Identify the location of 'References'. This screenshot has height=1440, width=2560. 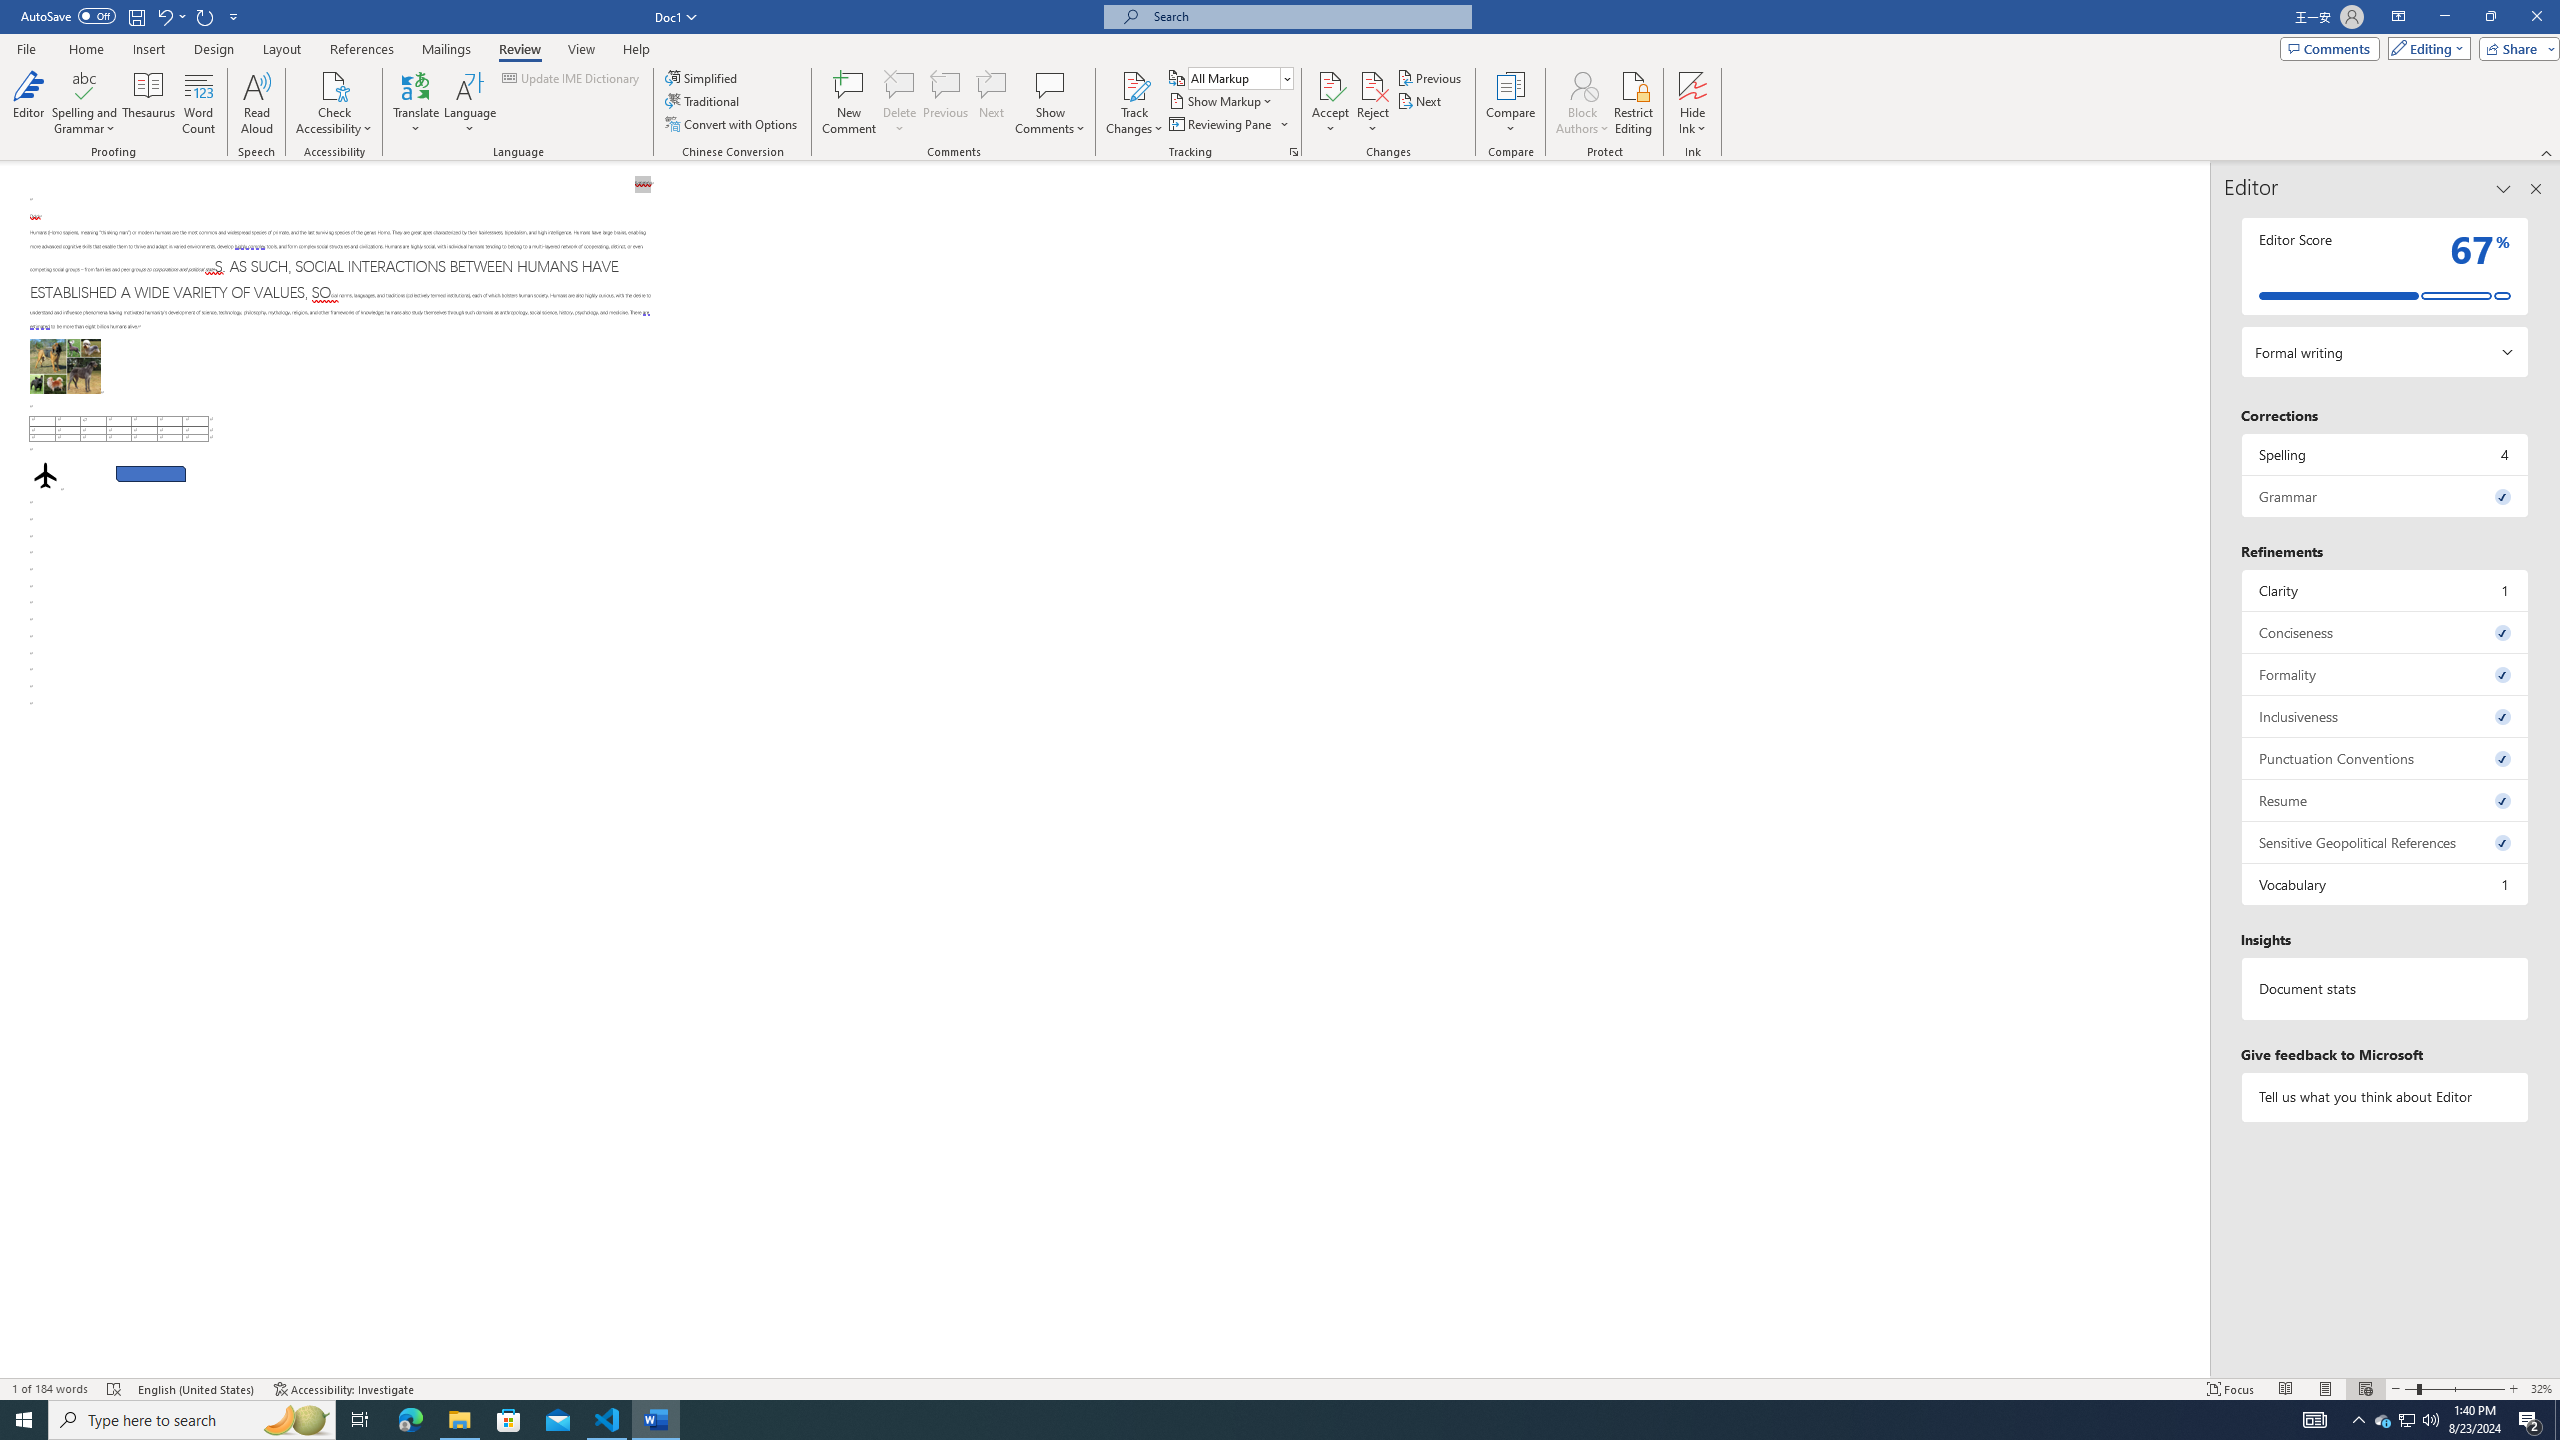
(362, 49).